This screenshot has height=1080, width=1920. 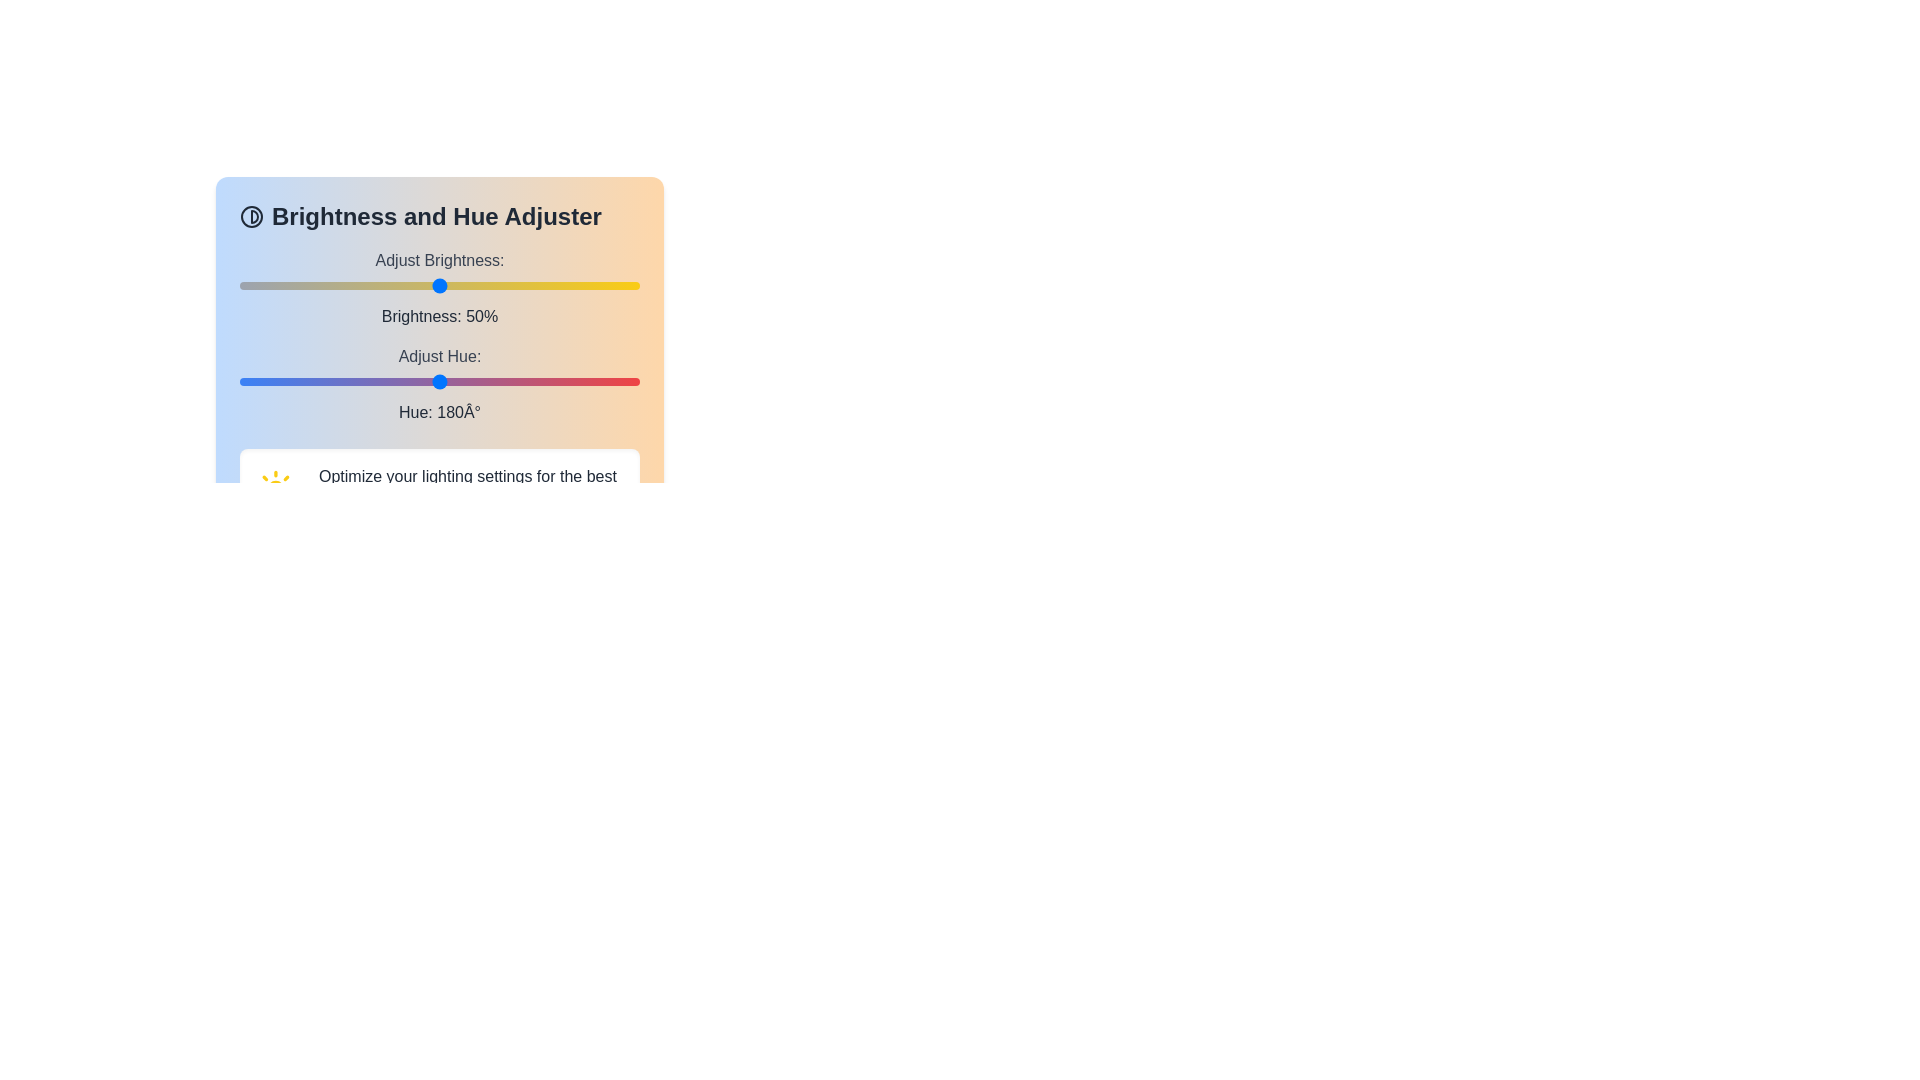 What do you see at coordinates (454, 381) in the screenshot?
I see `the hue to 194 degrees by moving the slider` at bounding box center [454, 381].